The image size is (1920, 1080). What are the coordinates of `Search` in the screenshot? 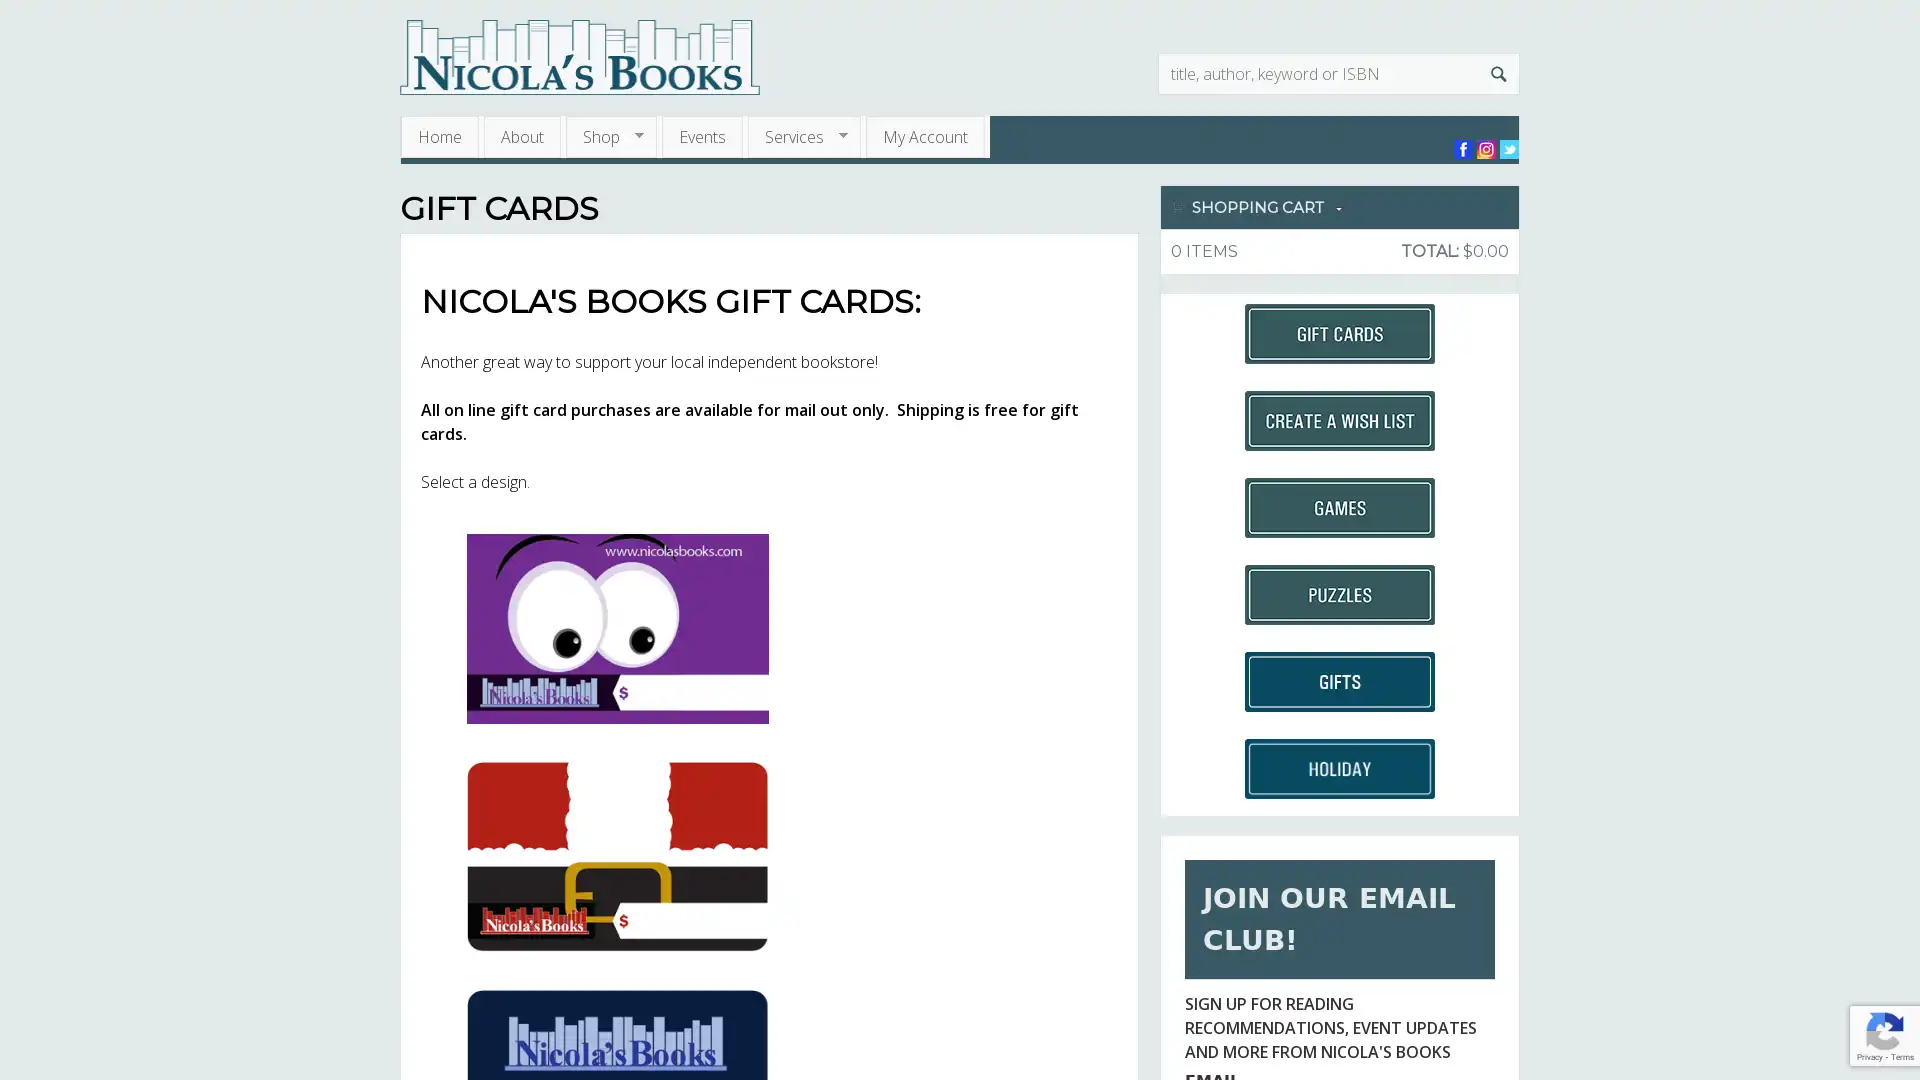 It's located at (1498, 72).